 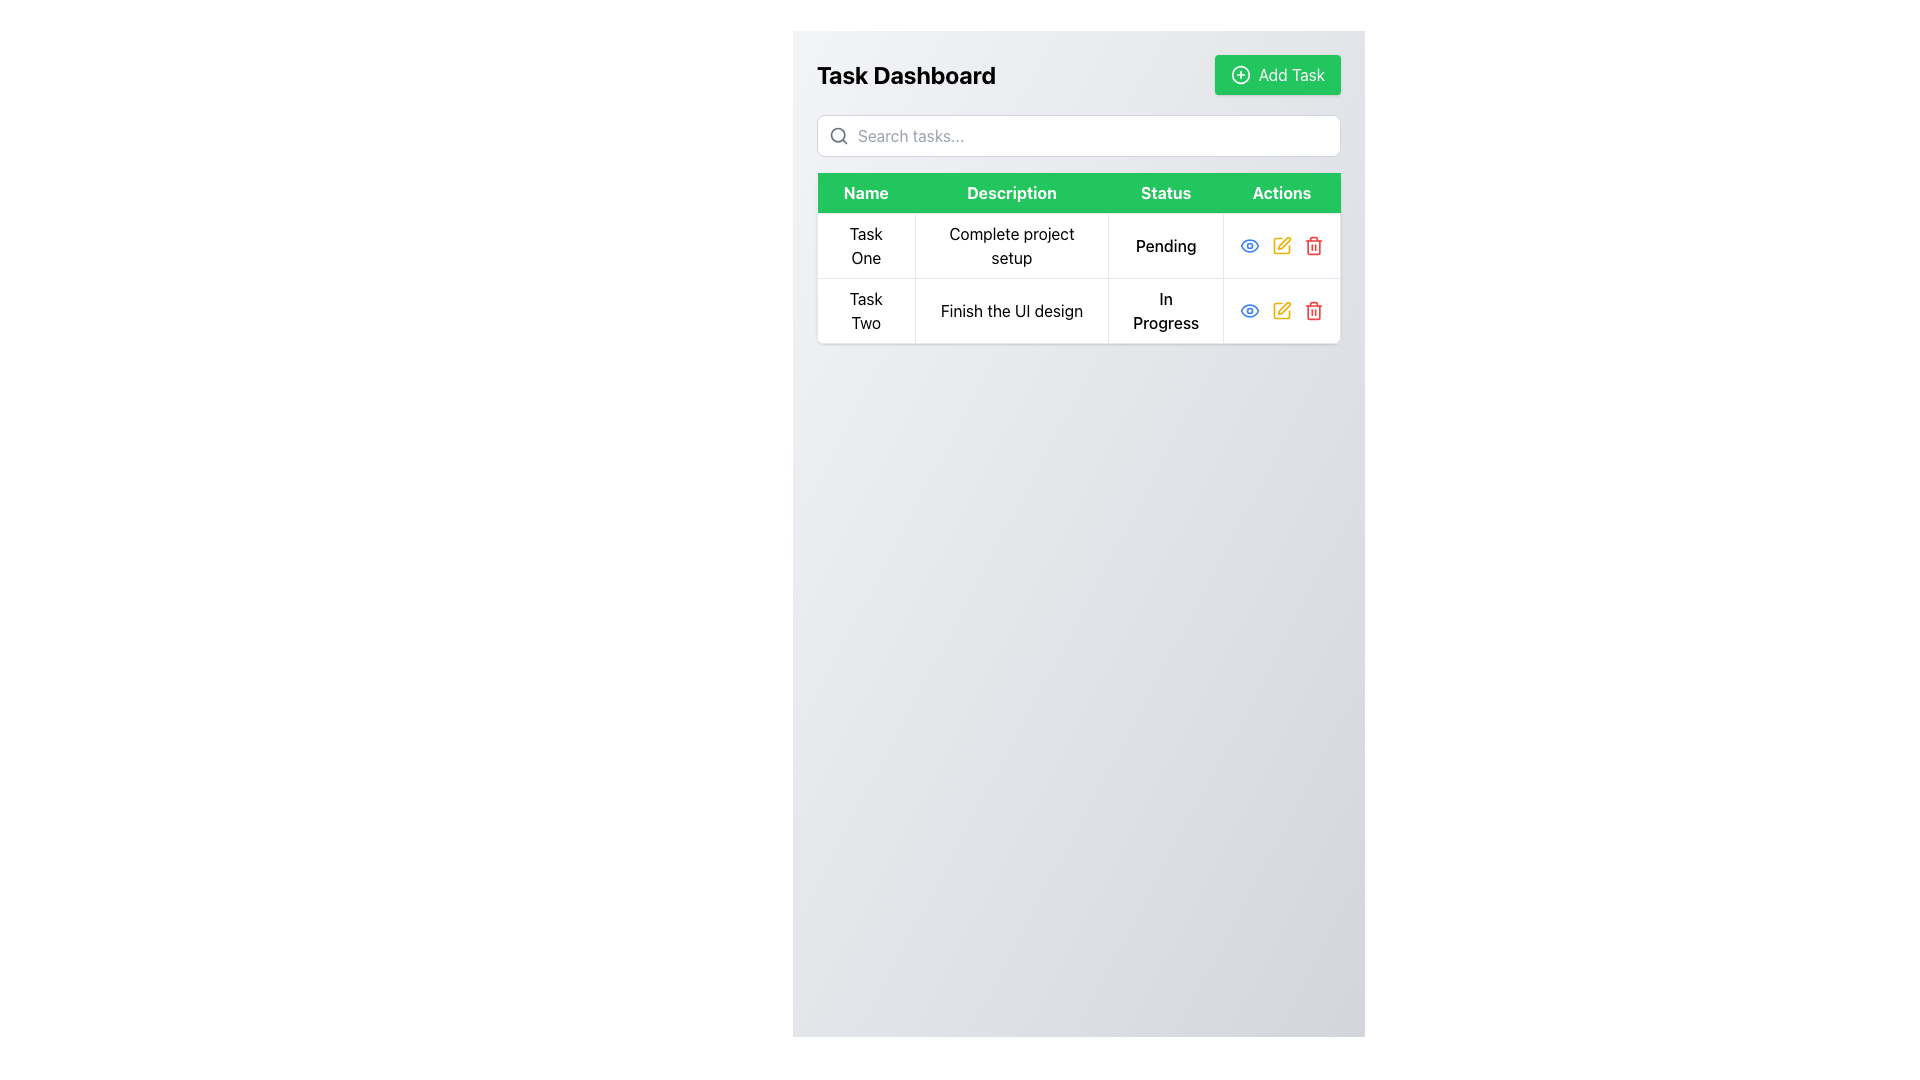 I want to click on the red trash bin icon in the 'Actions' column of the second row, so click(x=1314, y=311).